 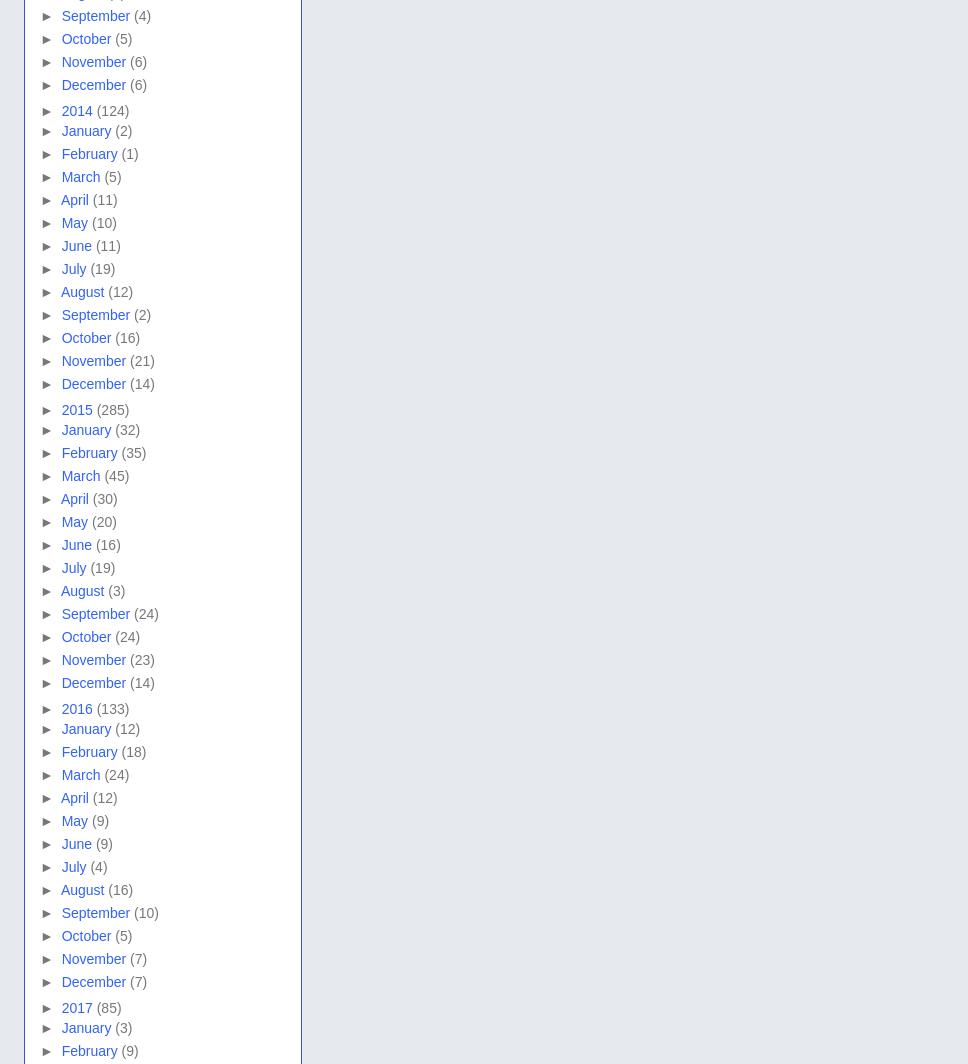 I want to click on '(32)', so click(x=126, y=429).